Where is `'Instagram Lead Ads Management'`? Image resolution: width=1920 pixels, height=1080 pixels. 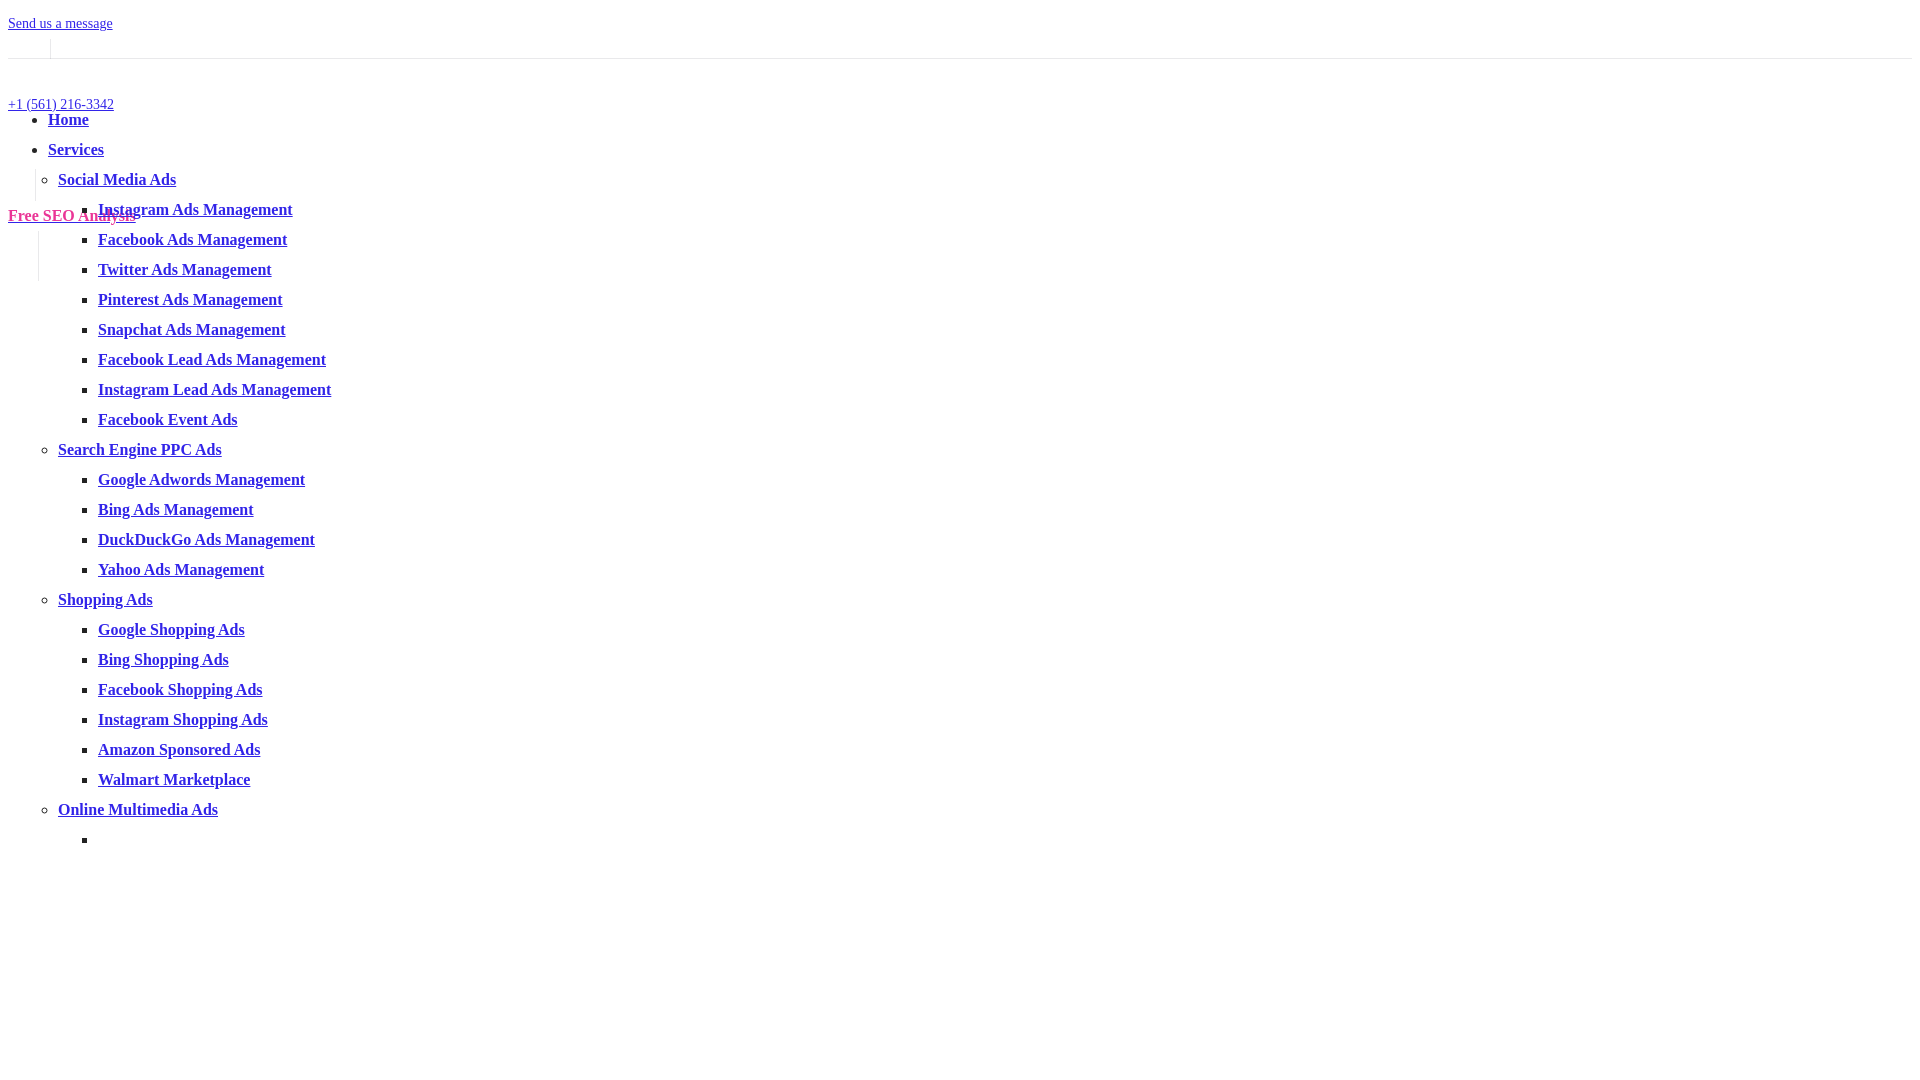
'Instagram Lead Ads Management' is located at coordinates (214, 389).